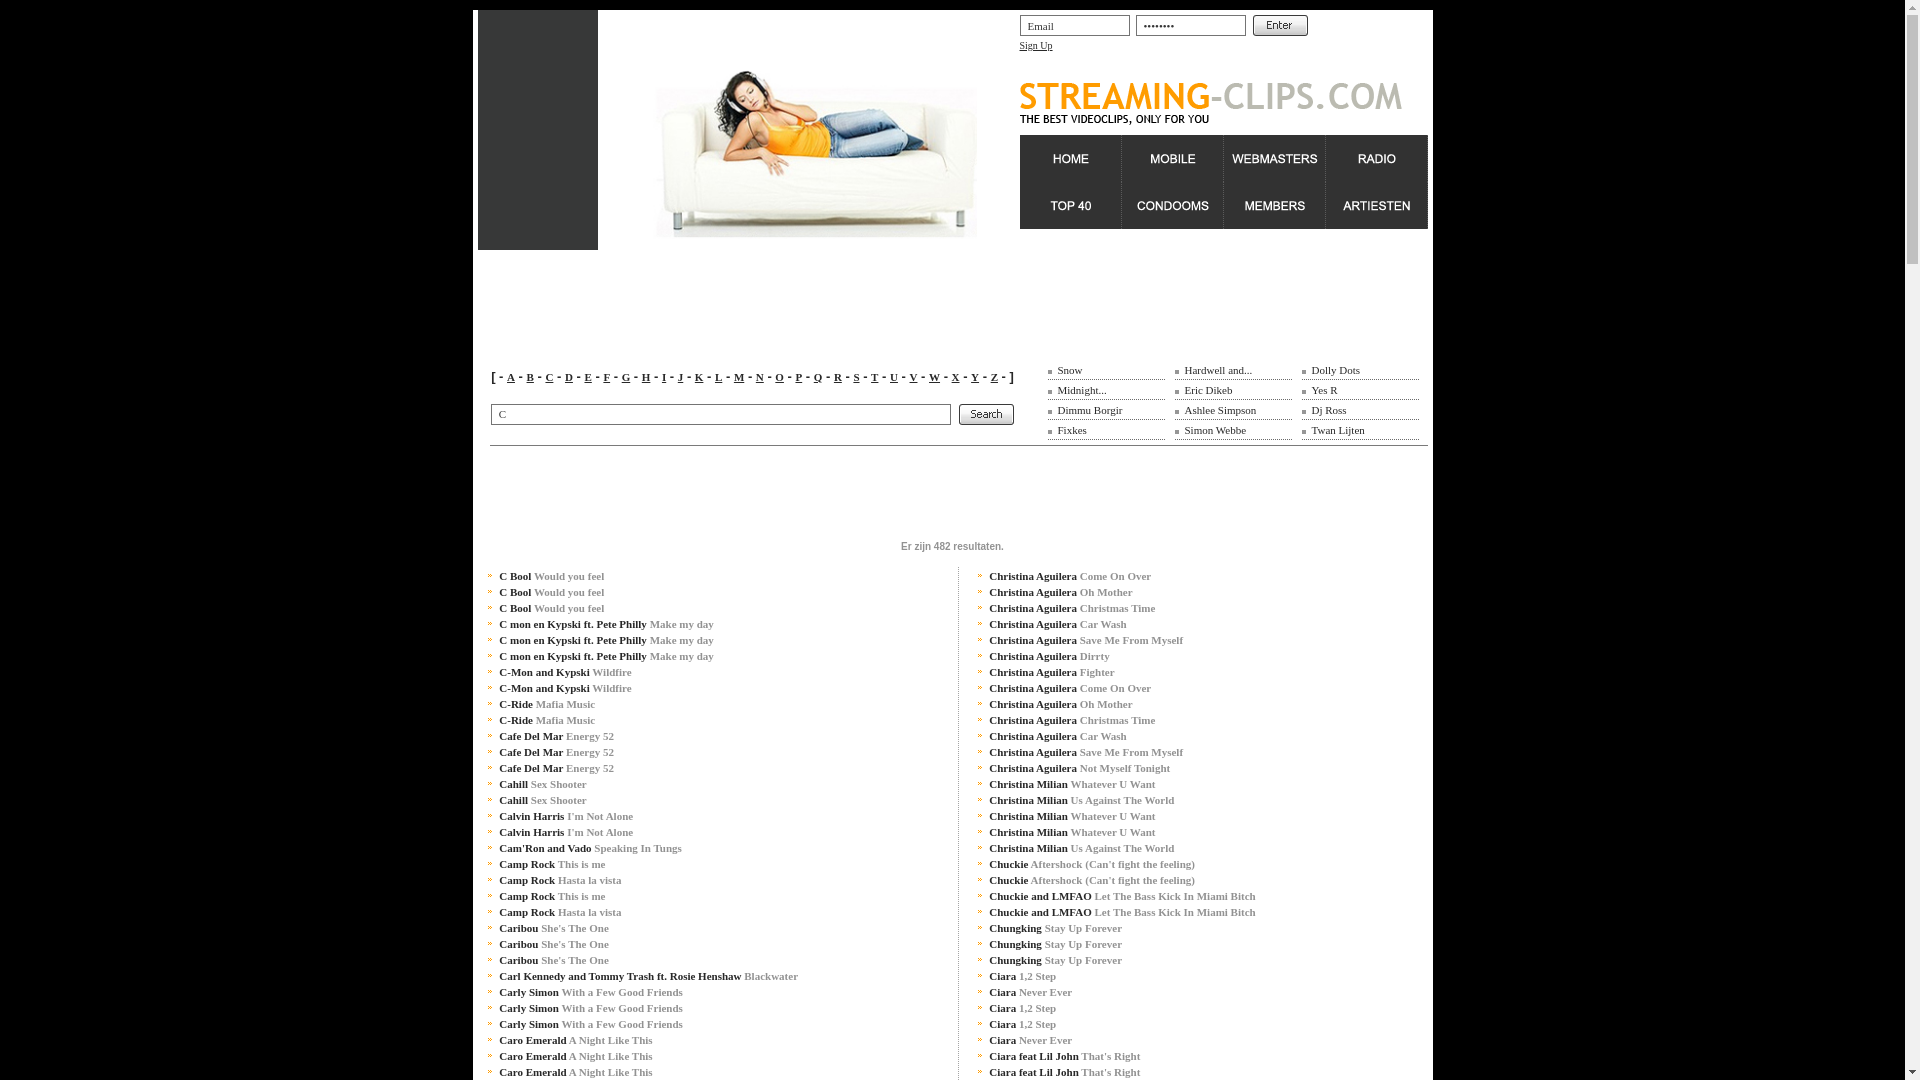  What do you see at coordinates (681, 377) in the screenshot?
I see `'J'` at bounding box center [681, 377].